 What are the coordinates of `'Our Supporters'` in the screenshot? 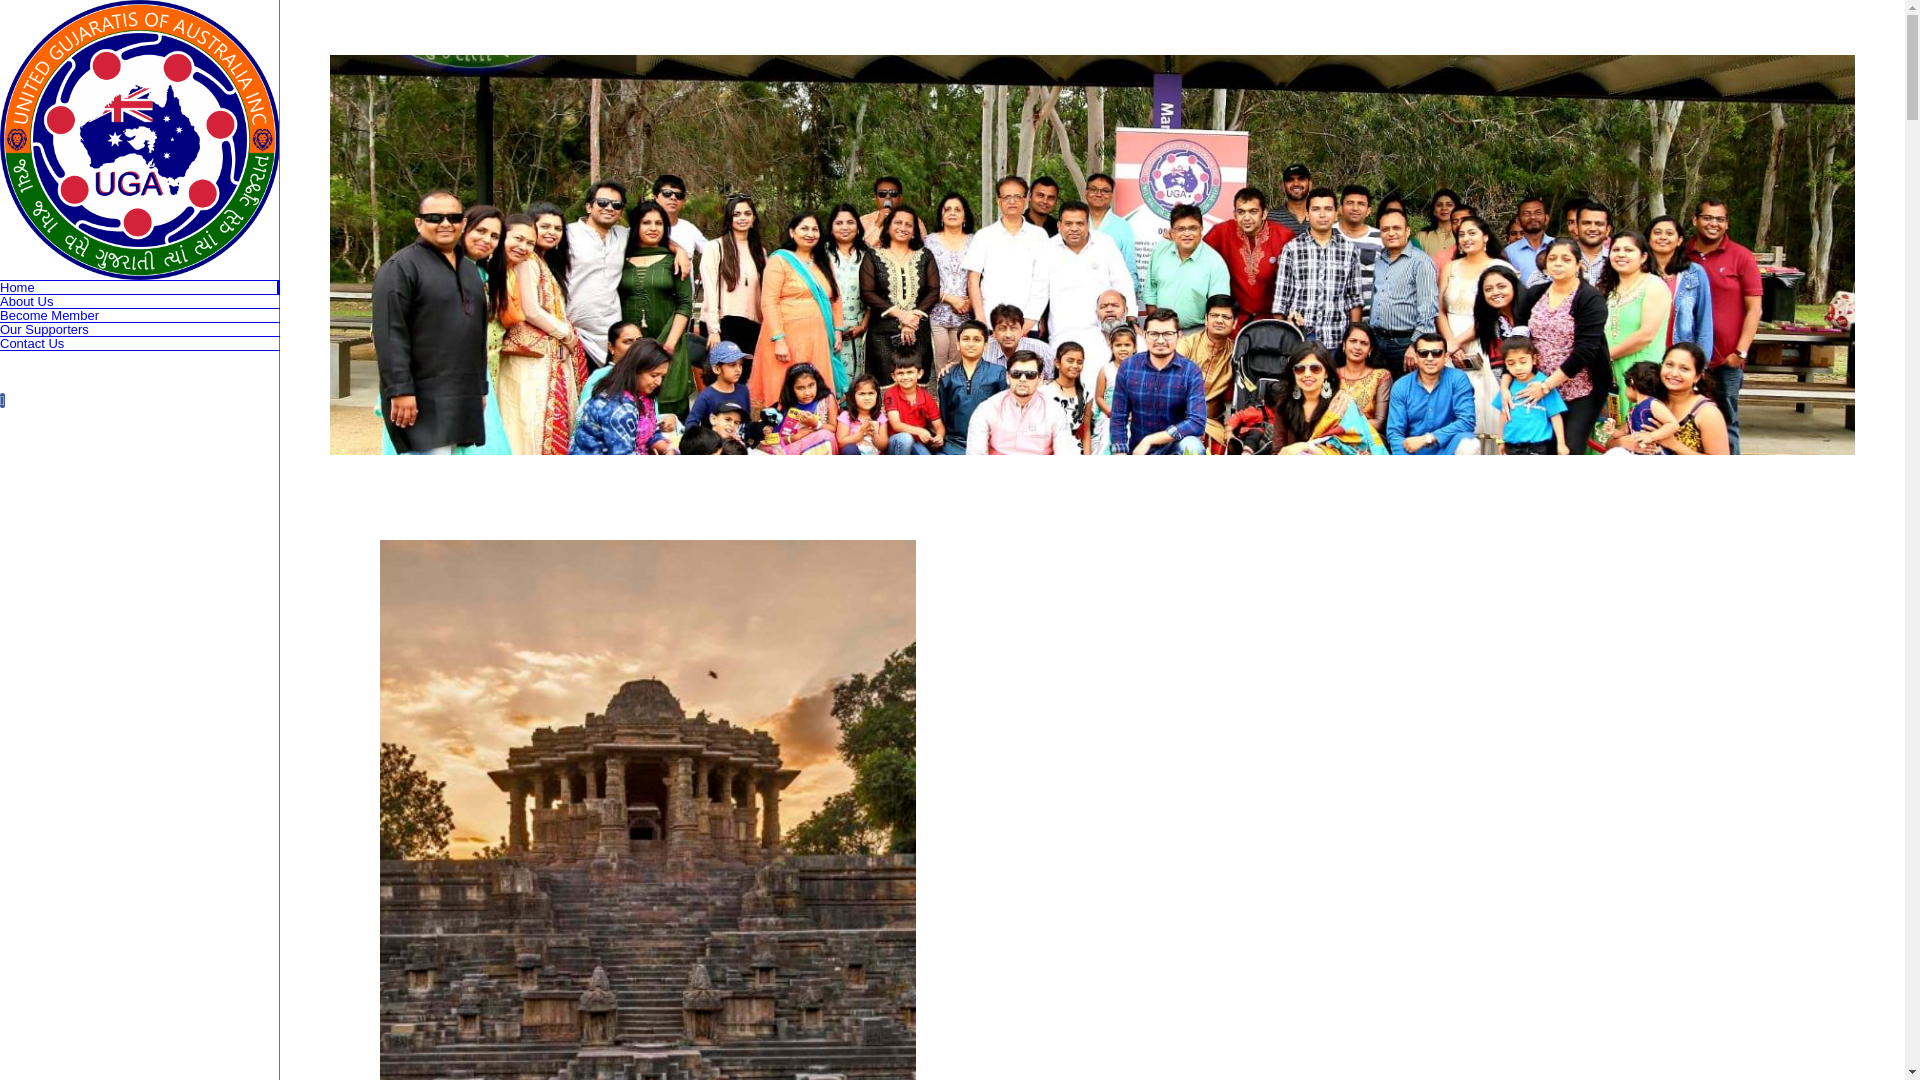 It's located at (0, 329).